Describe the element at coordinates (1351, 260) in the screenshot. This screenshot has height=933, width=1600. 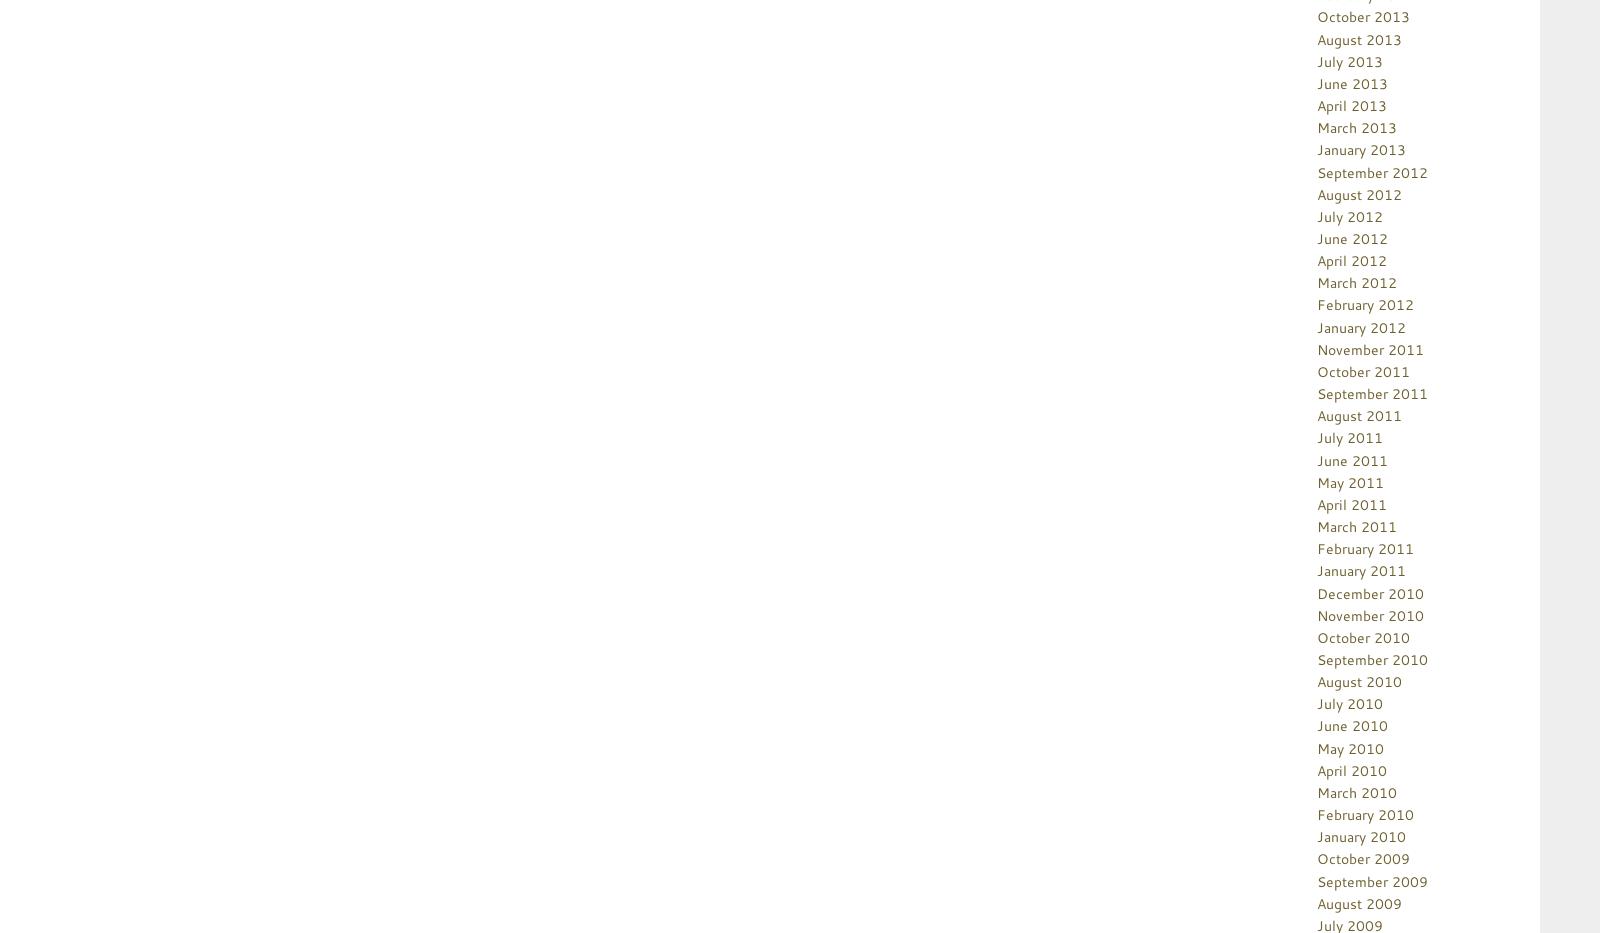
I see `'April 2012'` at that location.